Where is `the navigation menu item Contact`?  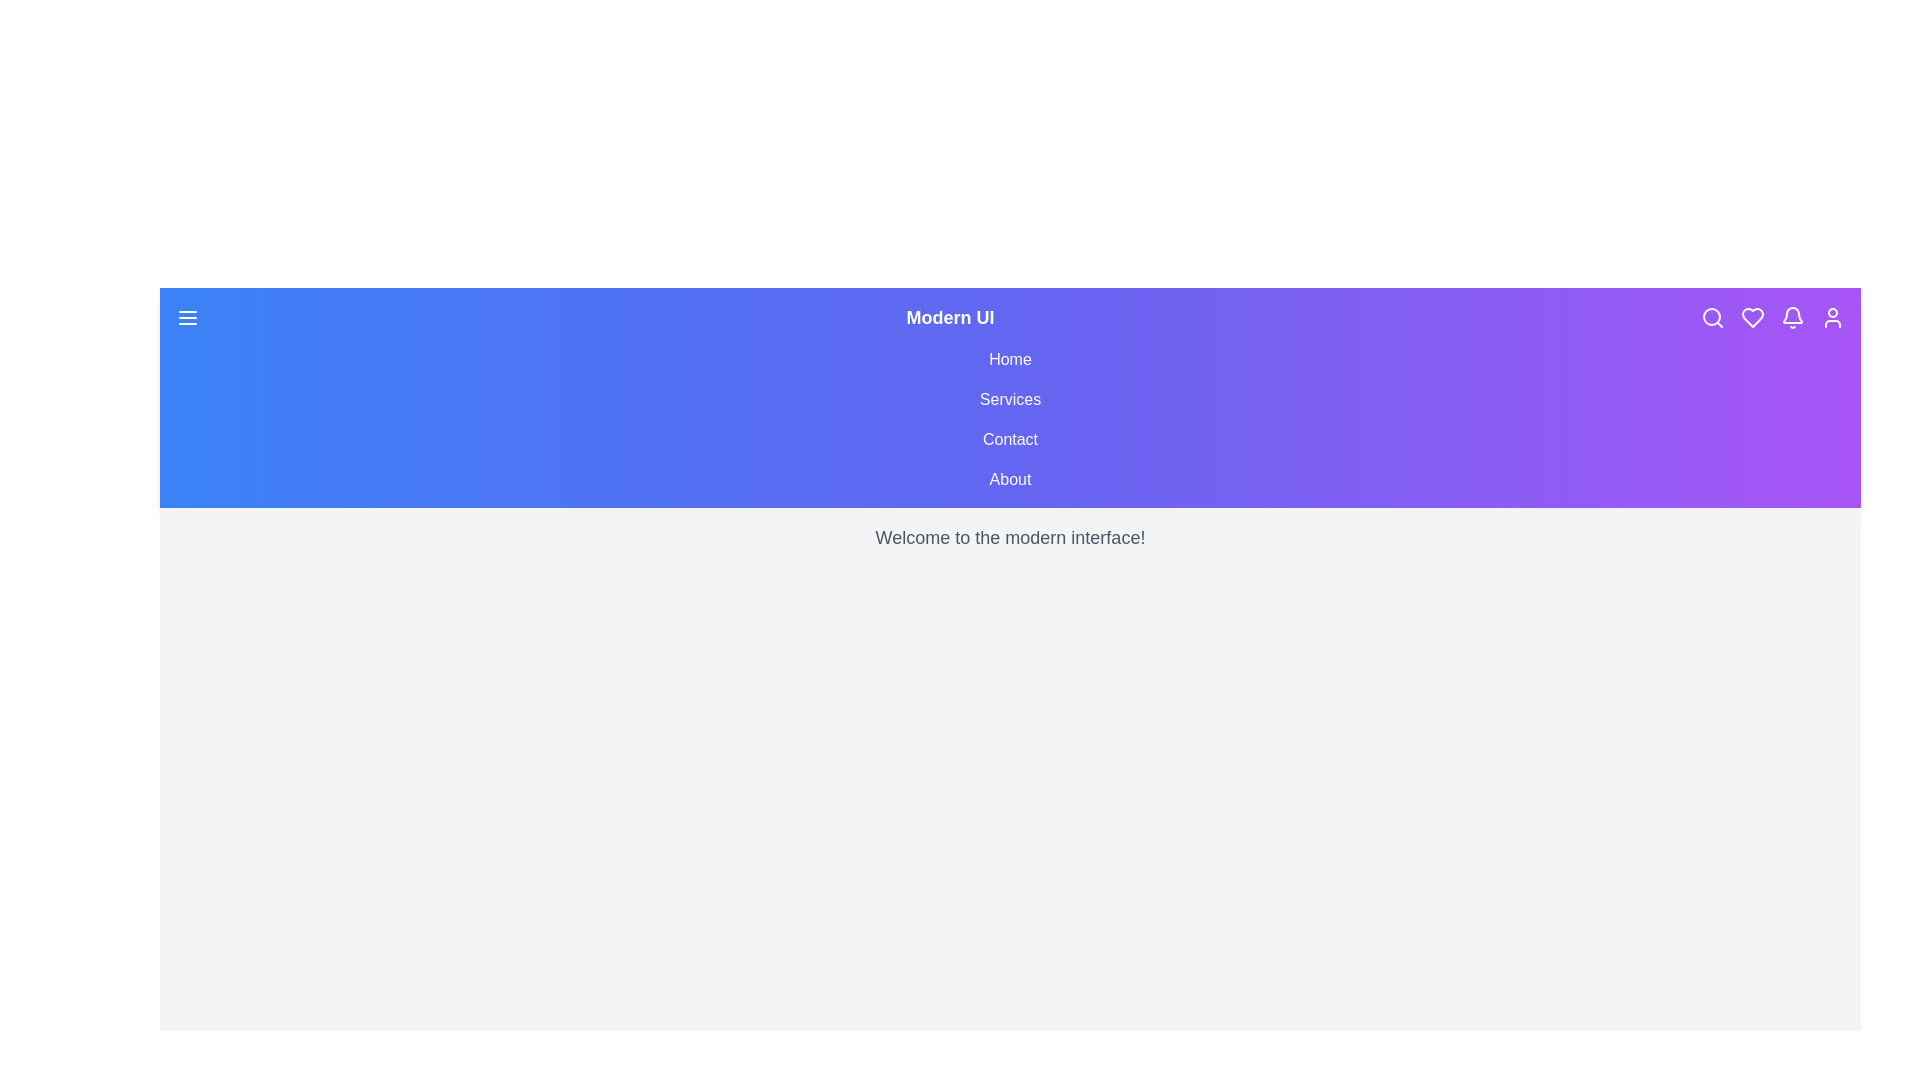 the navigation menu item Contact is located at coordinates (1010, 438).